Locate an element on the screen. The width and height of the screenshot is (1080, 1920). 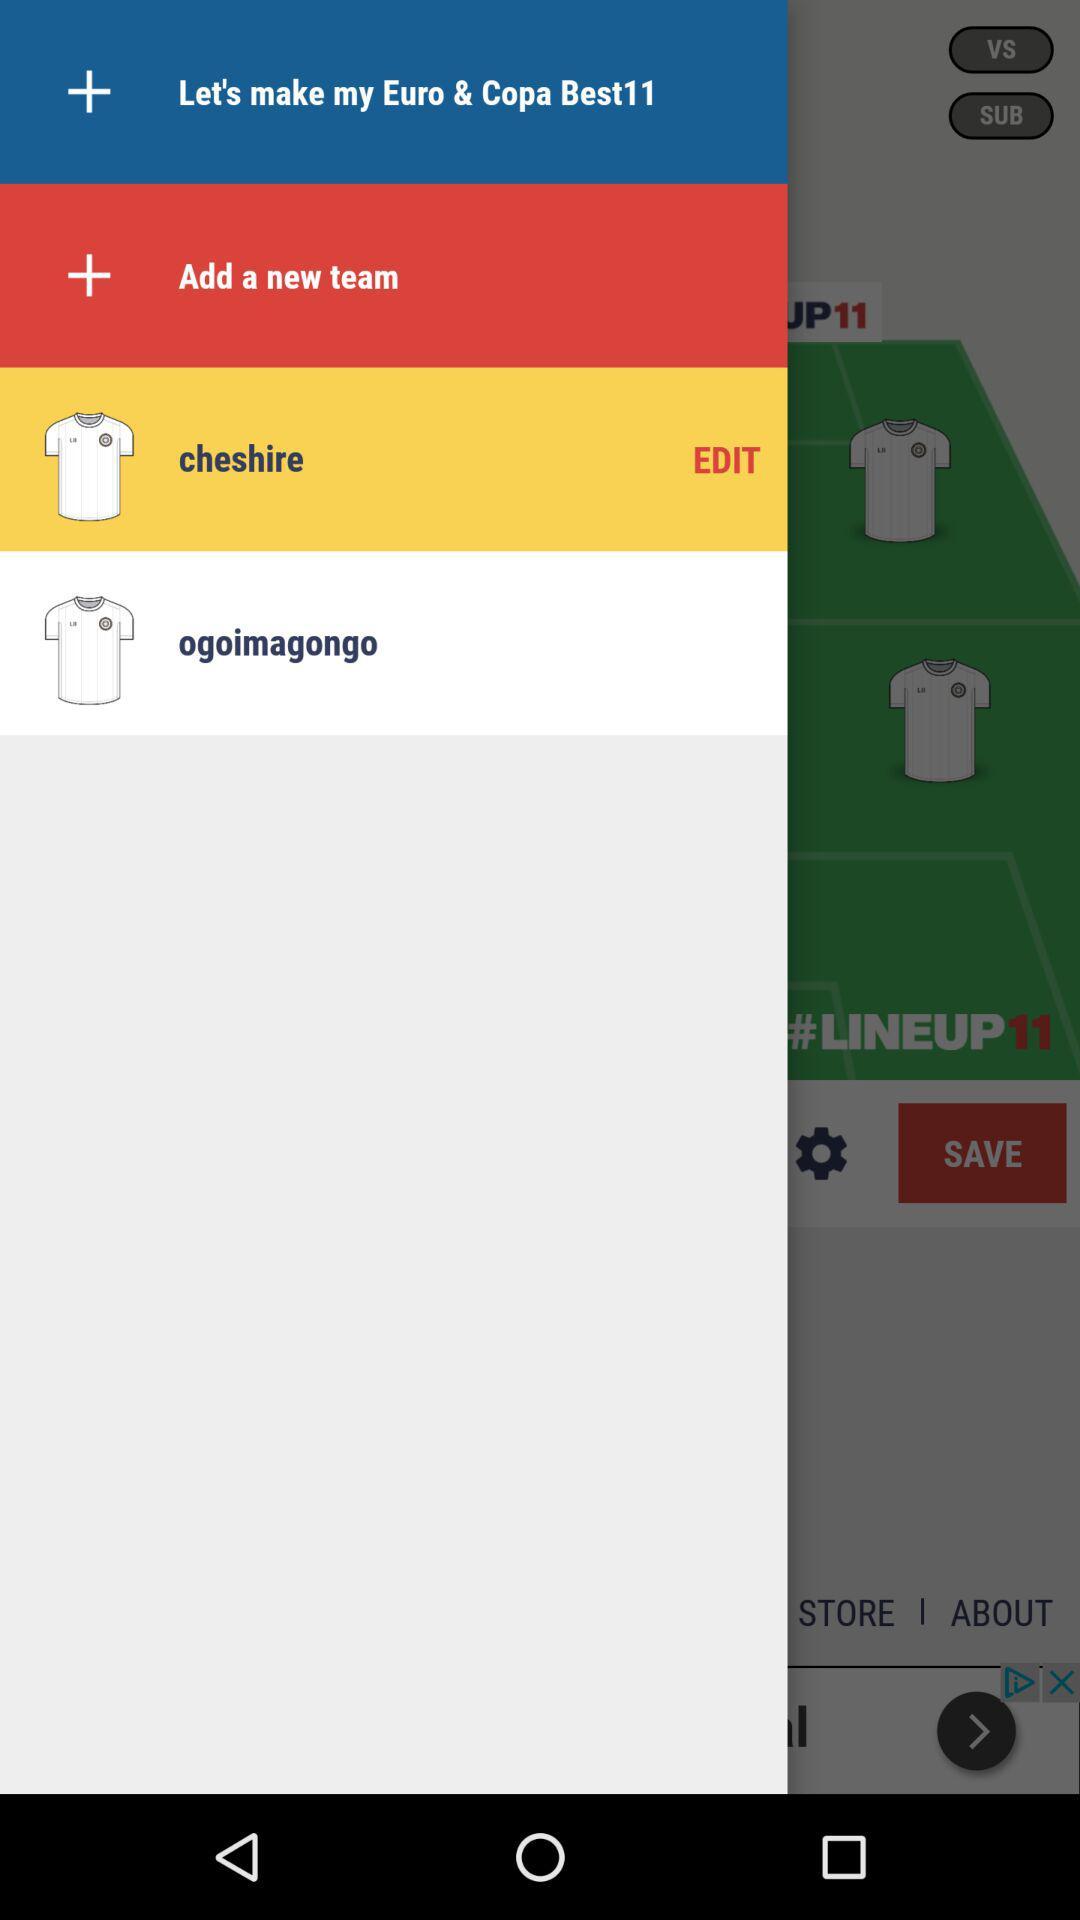
the text which is above the save is located at coordinates (918, 1032).